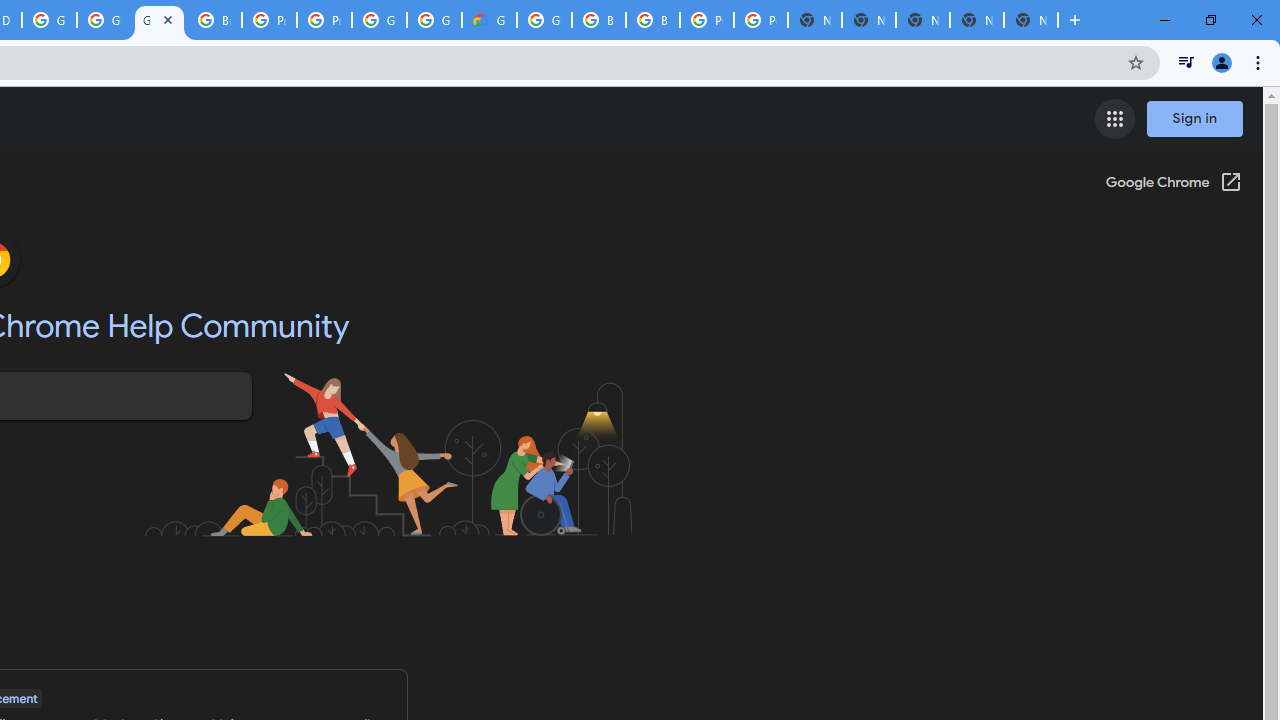 The image size is (1280, 720). What do you see at coordinates (49, 20) in the screenshot?
I see `'Google Cloud Platform'` at bounding box center [49, 20].